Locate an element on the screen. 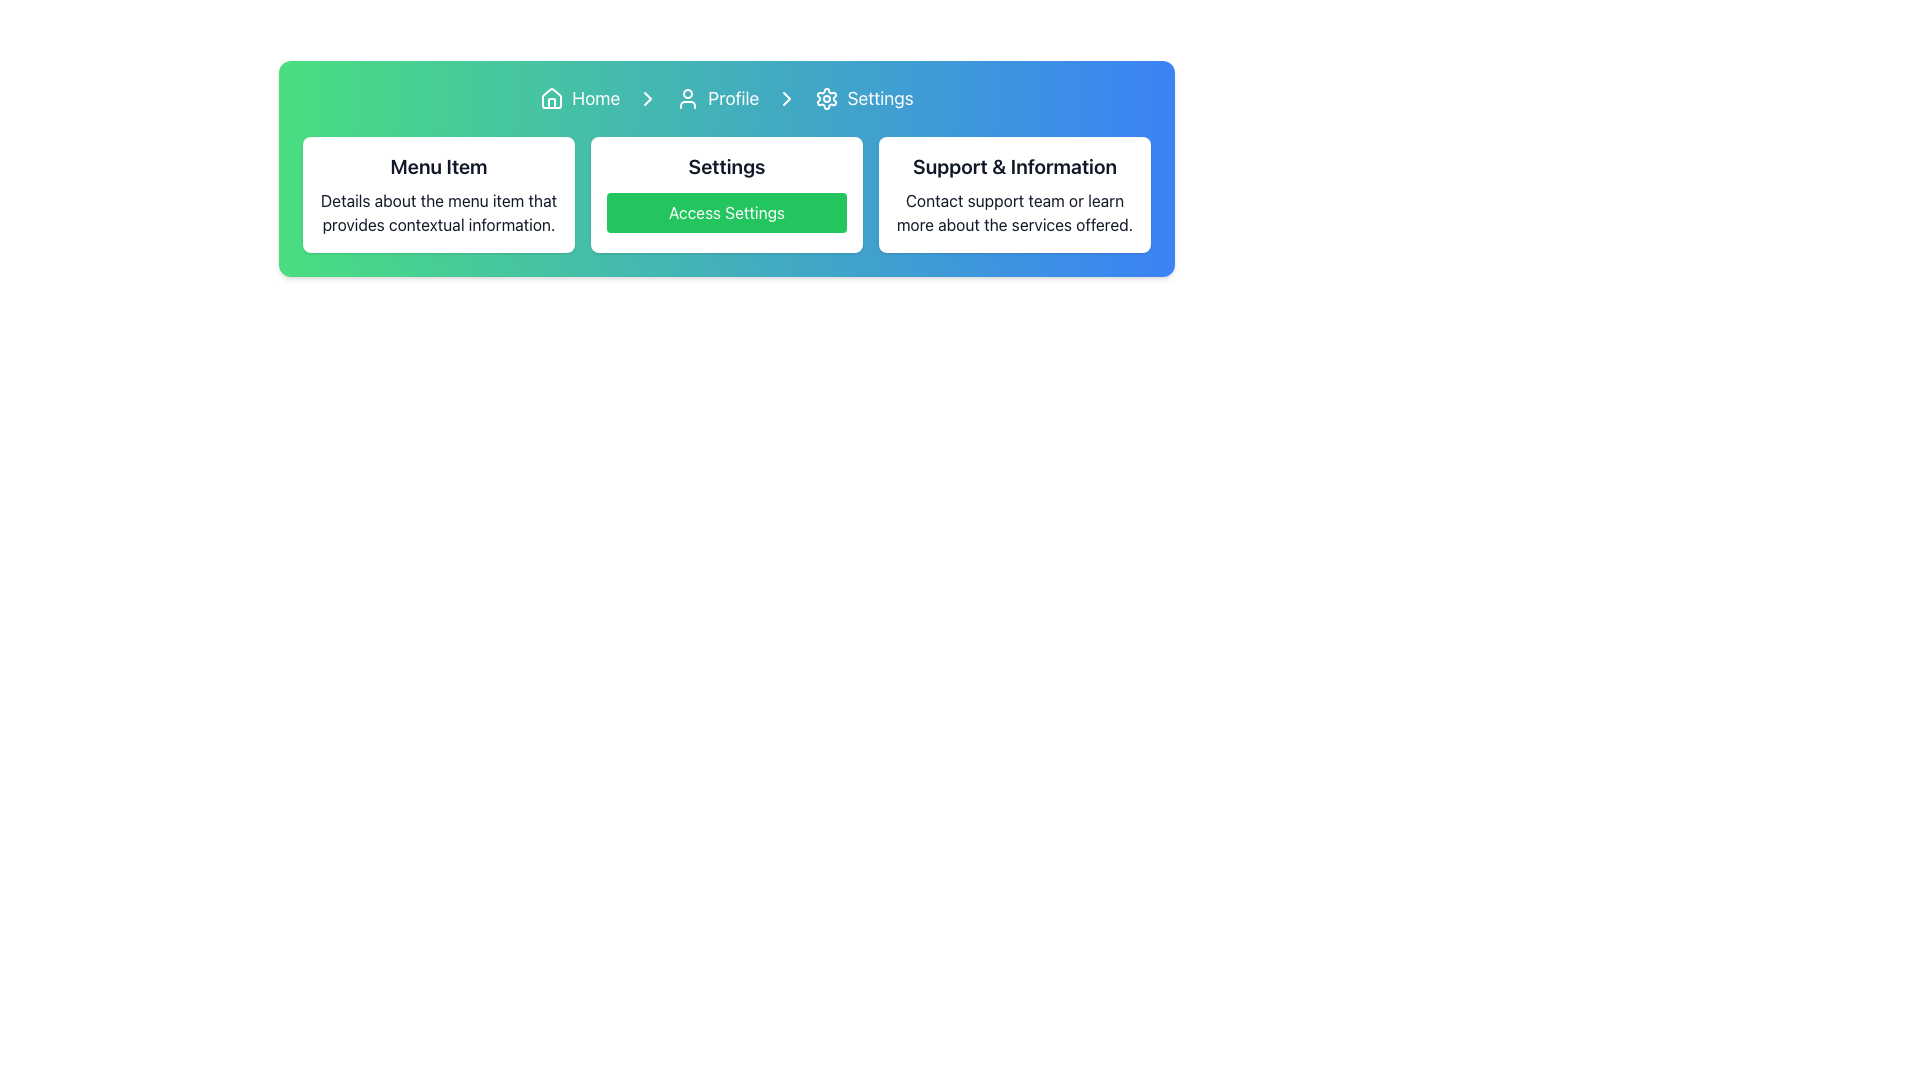 The width and height of the screenshot is (1920, 1080). the text block that says 'Contact support team or learn more about the services offered.' located below the 'Support & Information' title in the card on the right side of the interface is located at coordinates (1014, 212).